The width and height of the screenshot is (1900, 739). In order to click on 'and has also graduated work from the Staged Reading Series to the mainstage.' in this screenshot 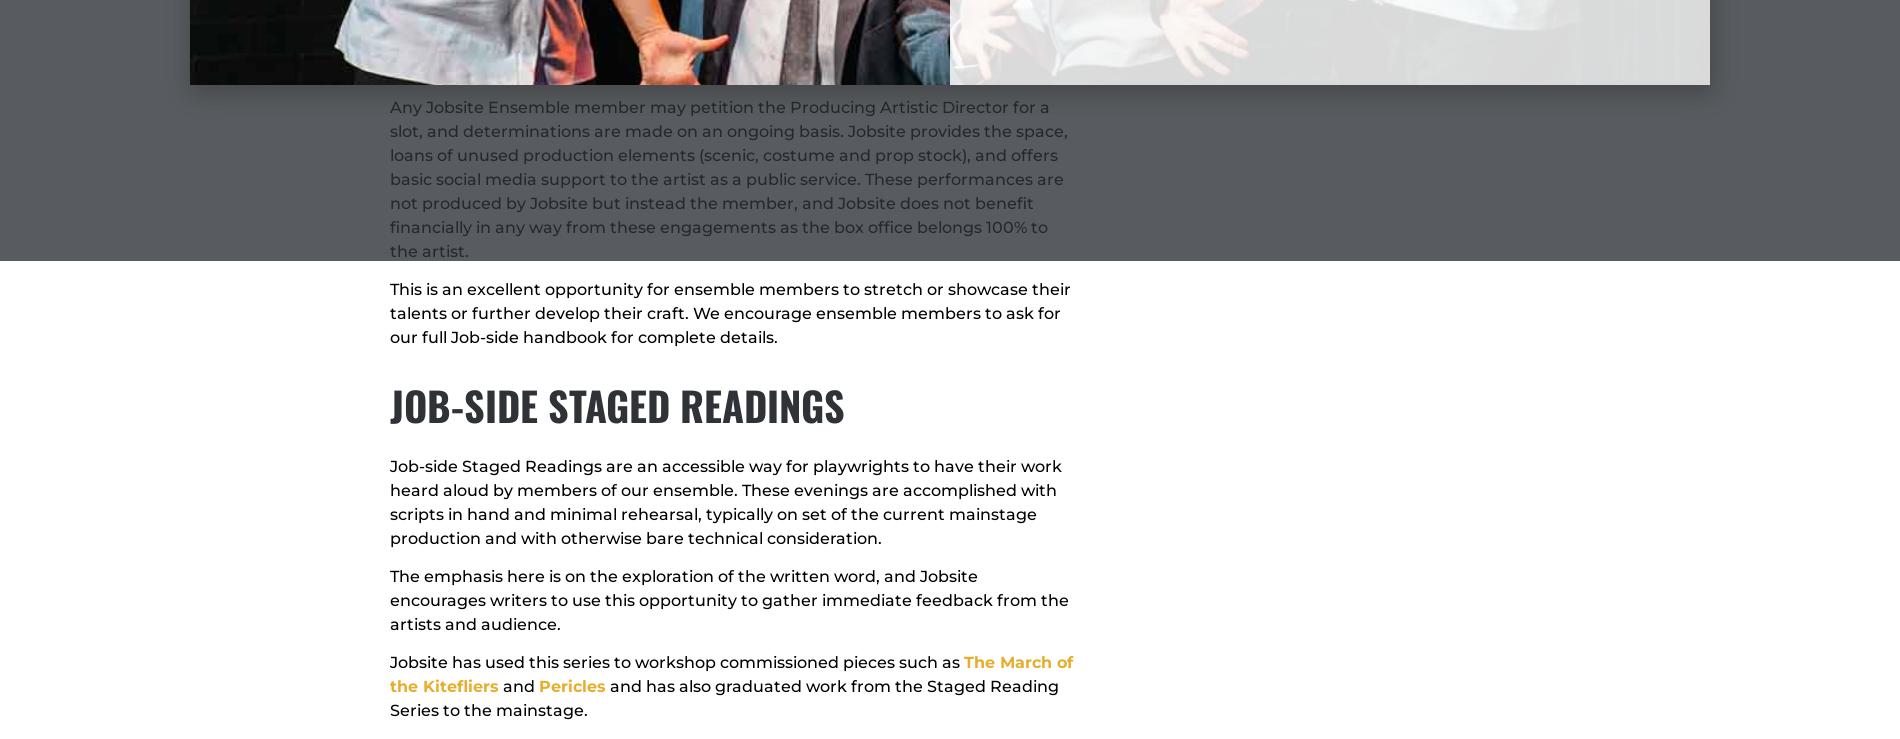, I will do `click(723, 697)`.